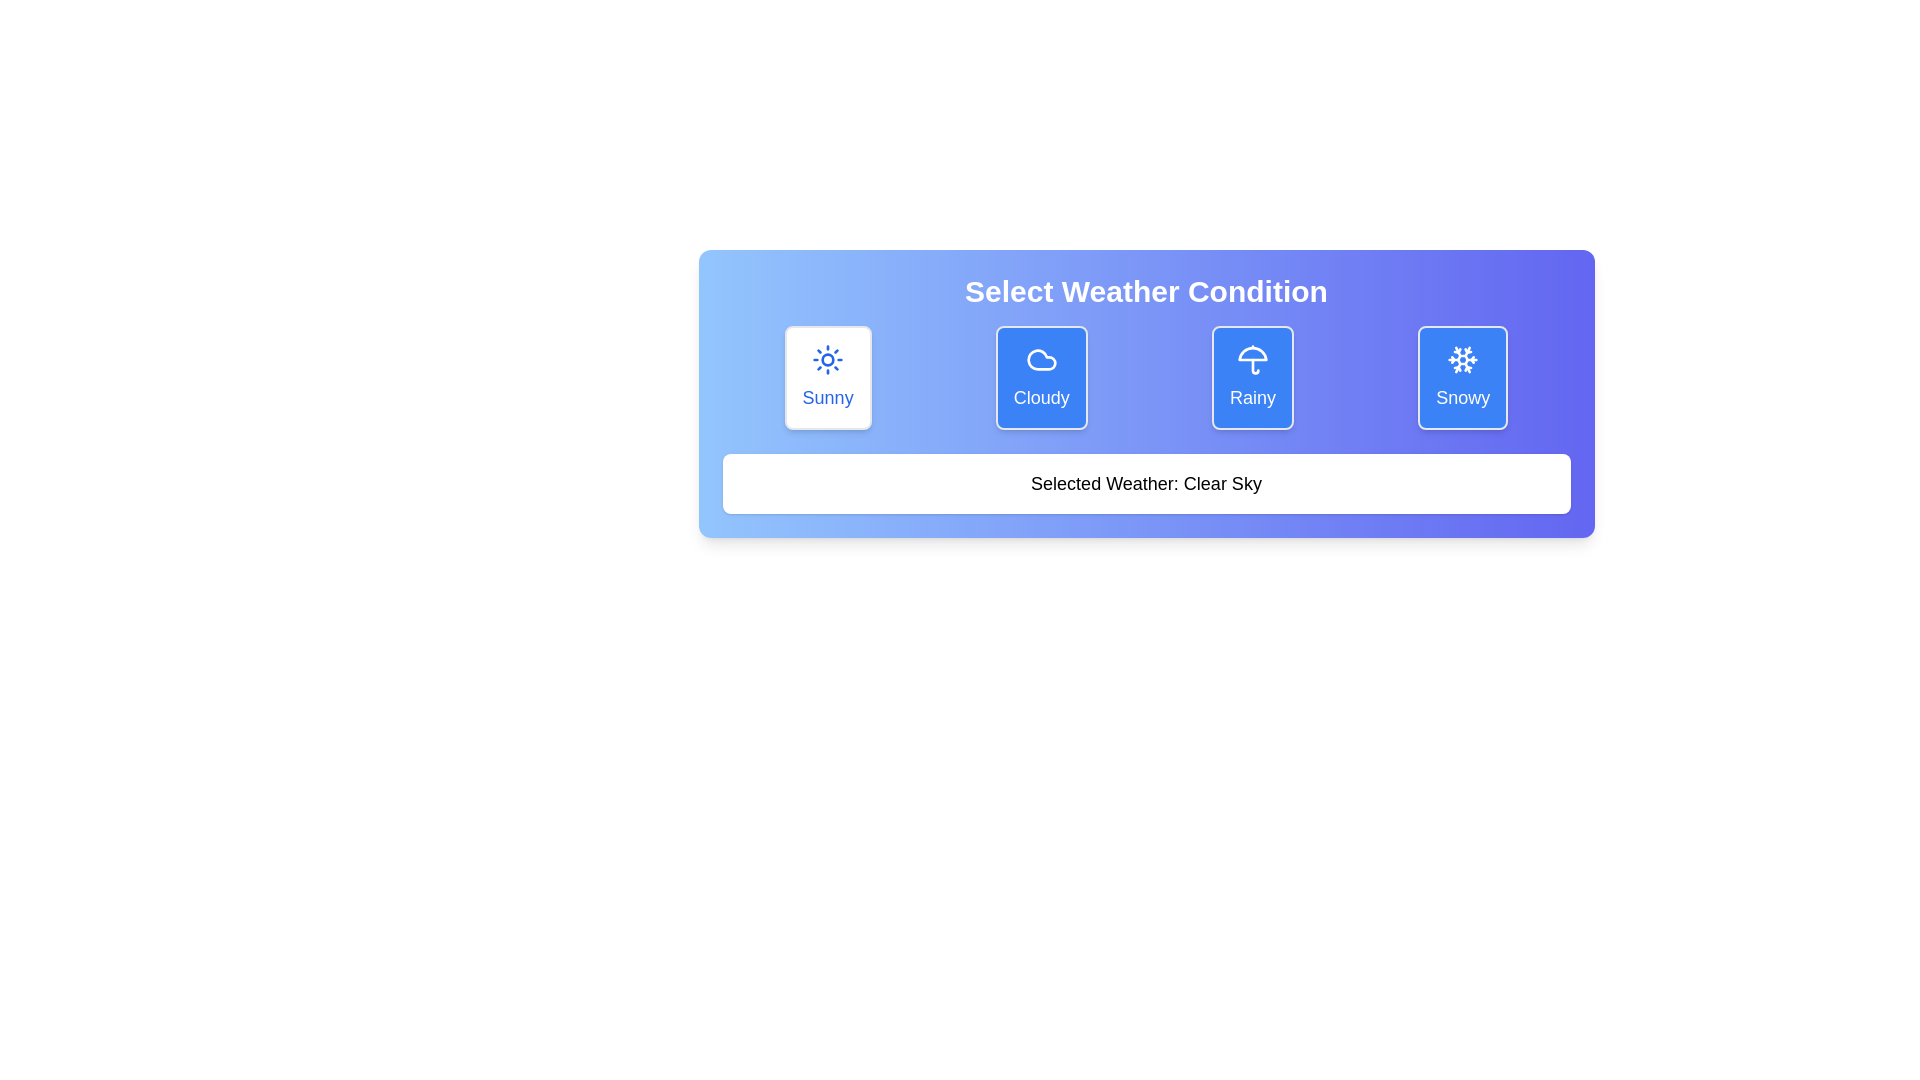 The width and height of the screenshot is (1920, 1080). What do you see at coordinates (1254, 366) in the screenshot?
I see `the vertical line representing the handle of the umbrella in the 'Rainy' weather icon within the weather selection interface` at bounding box center [1254, 366].